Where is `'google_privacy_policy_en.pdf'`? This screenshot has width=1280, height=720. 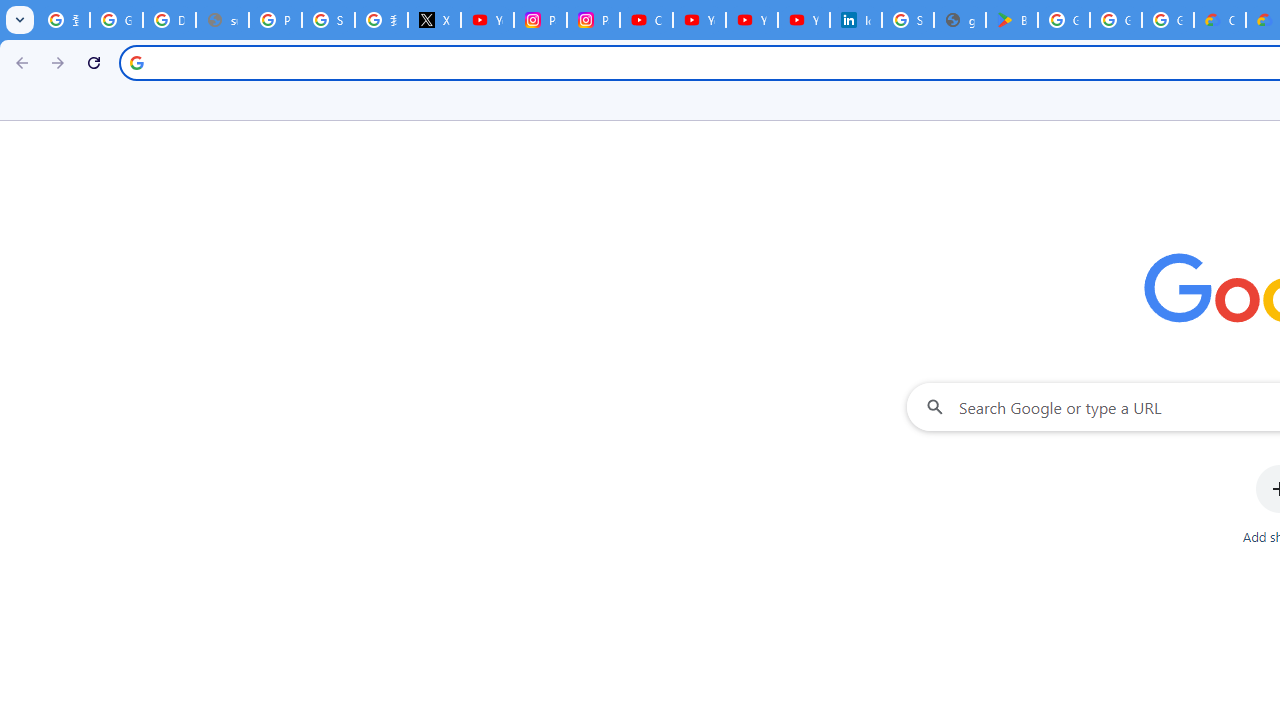
'google_privacy_policy_en.pdf' is located at coordinates (960, 20).